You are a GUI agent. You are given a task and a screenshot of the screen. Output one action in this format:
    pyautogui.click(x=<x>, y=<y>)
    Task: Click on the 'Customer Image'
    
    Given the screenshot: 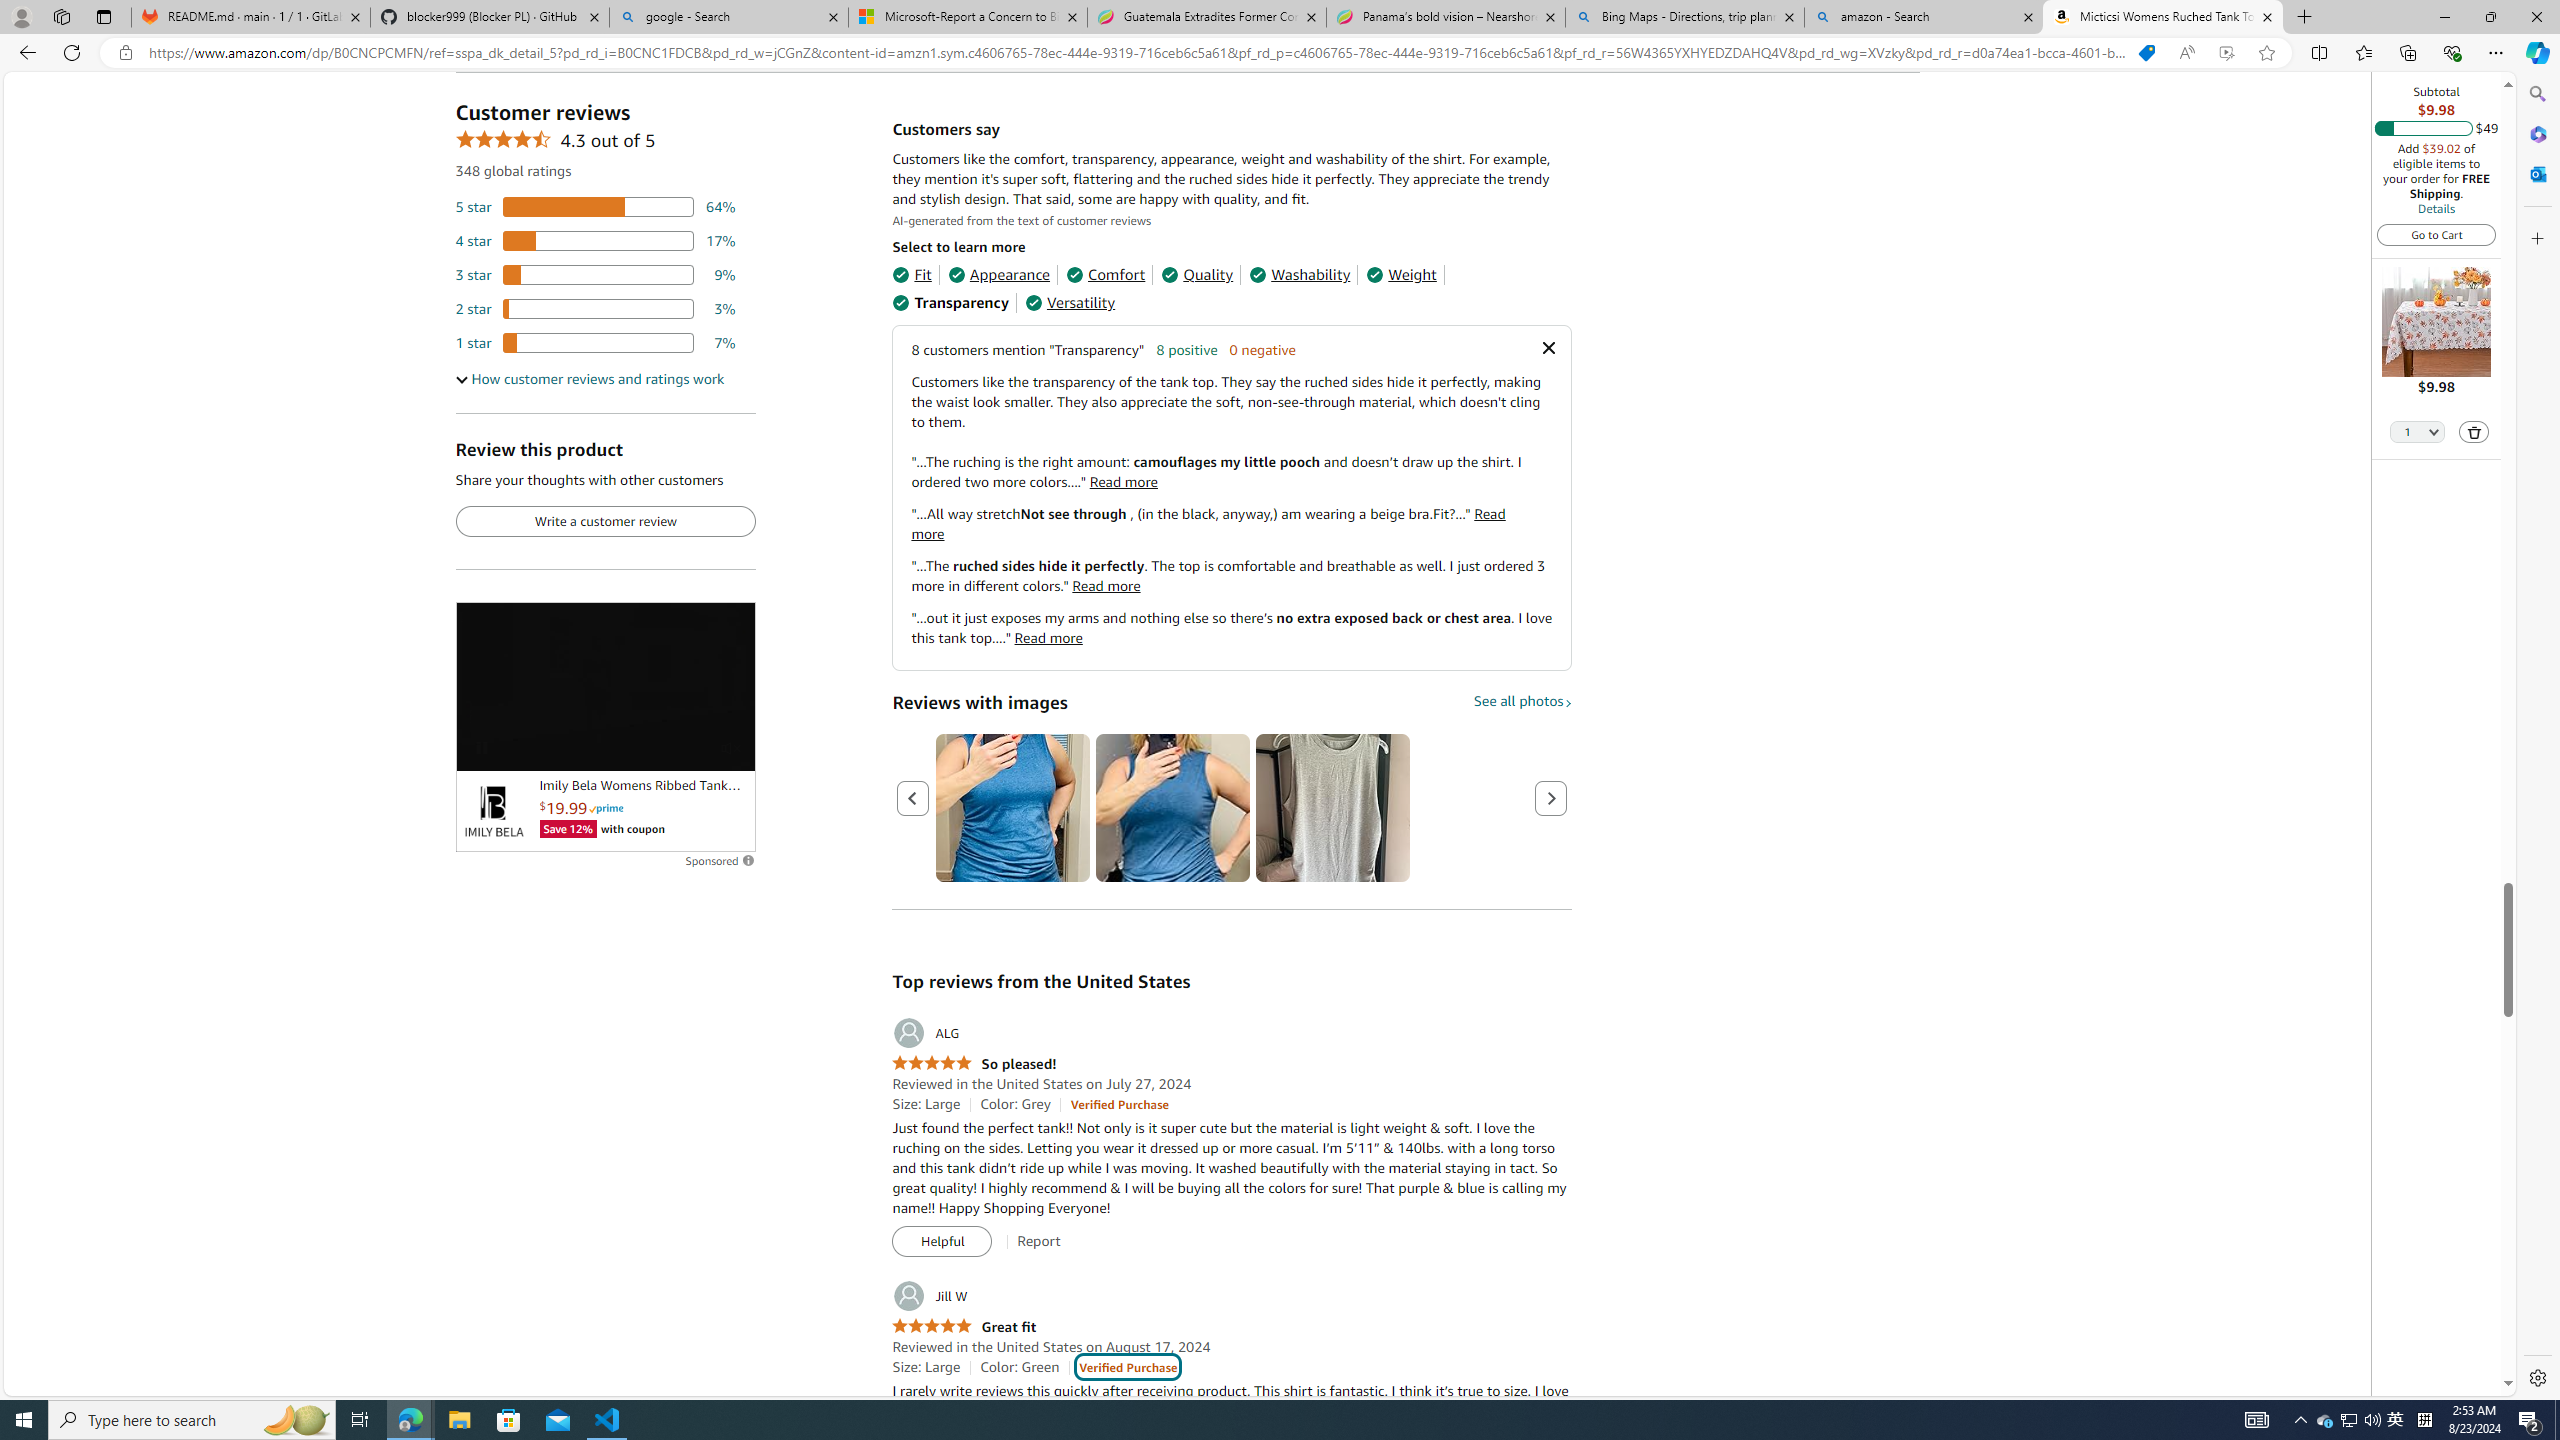 What is the action you would take?
    pyautogui.click(x=1332, y=808)
    